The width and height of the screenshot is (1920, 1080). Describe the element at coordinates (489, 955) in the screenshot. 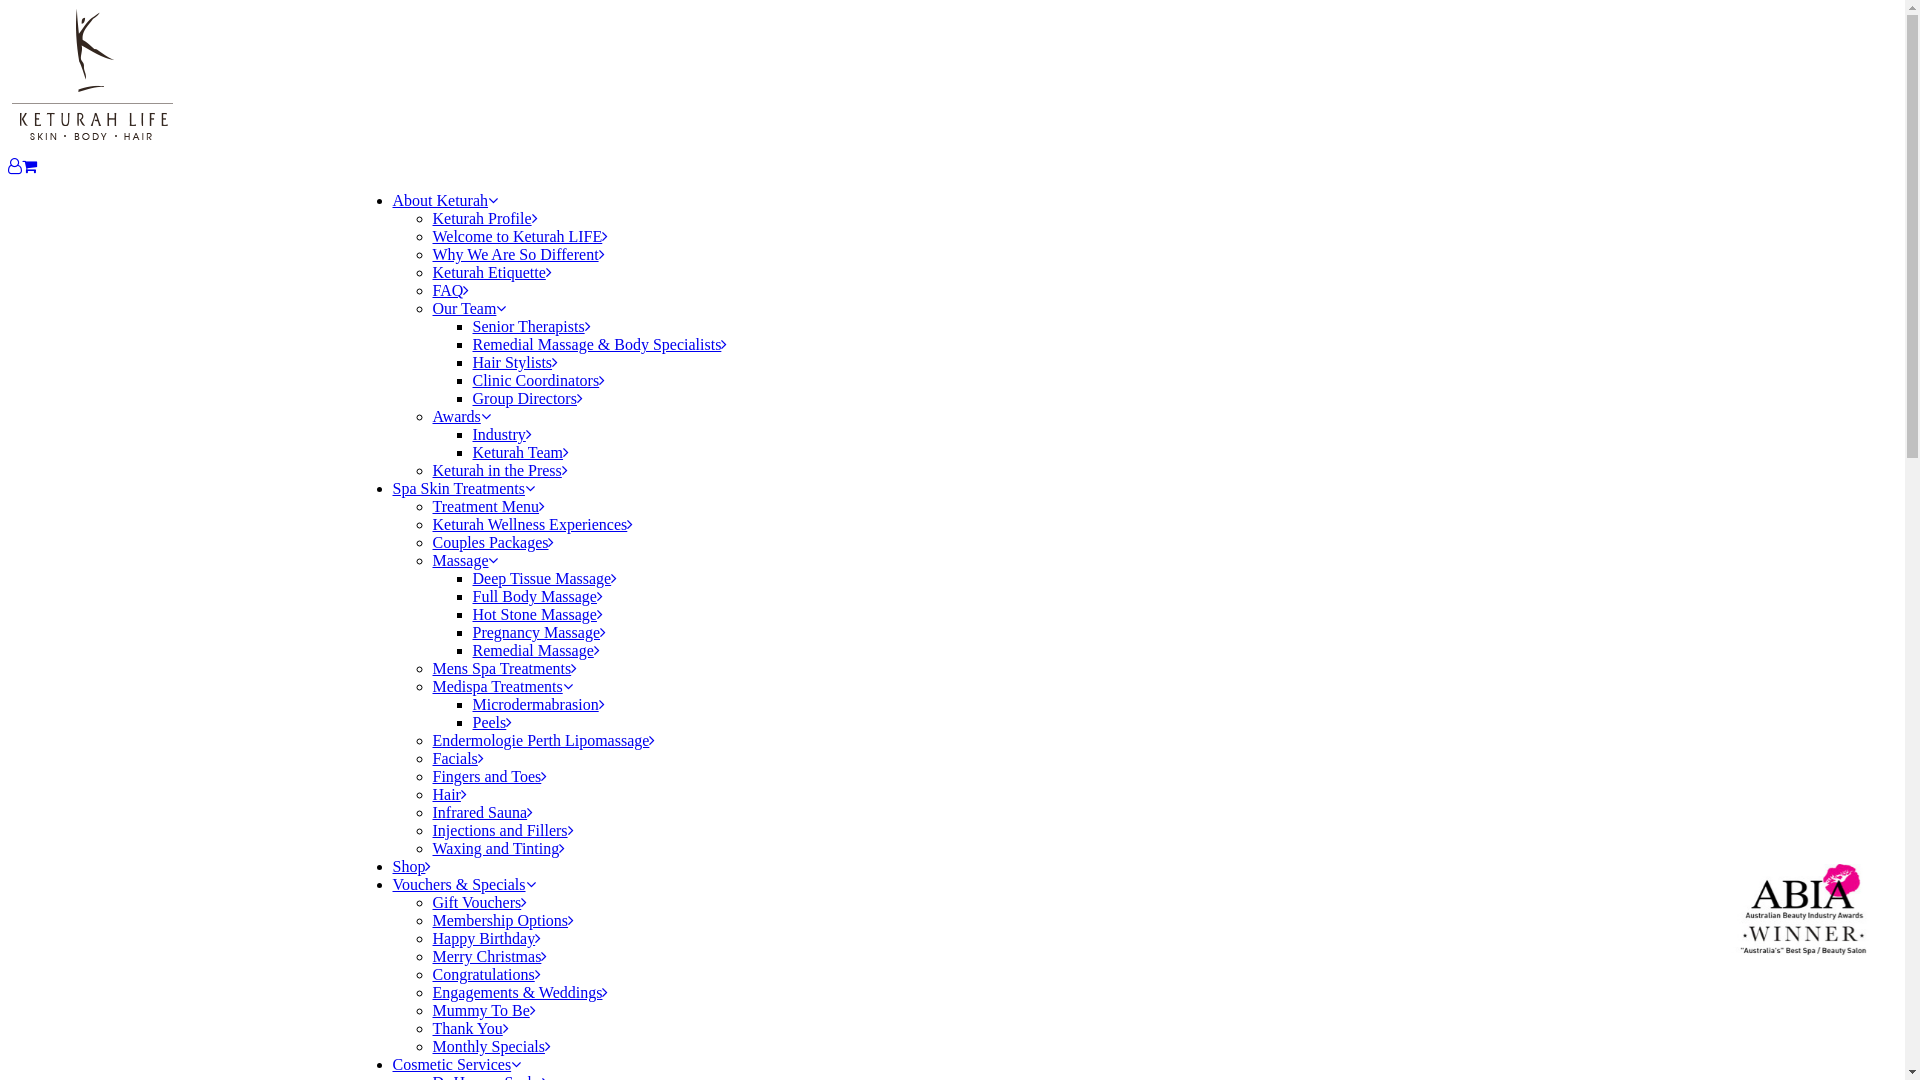

I see `'Merry Christmas'` at that location.